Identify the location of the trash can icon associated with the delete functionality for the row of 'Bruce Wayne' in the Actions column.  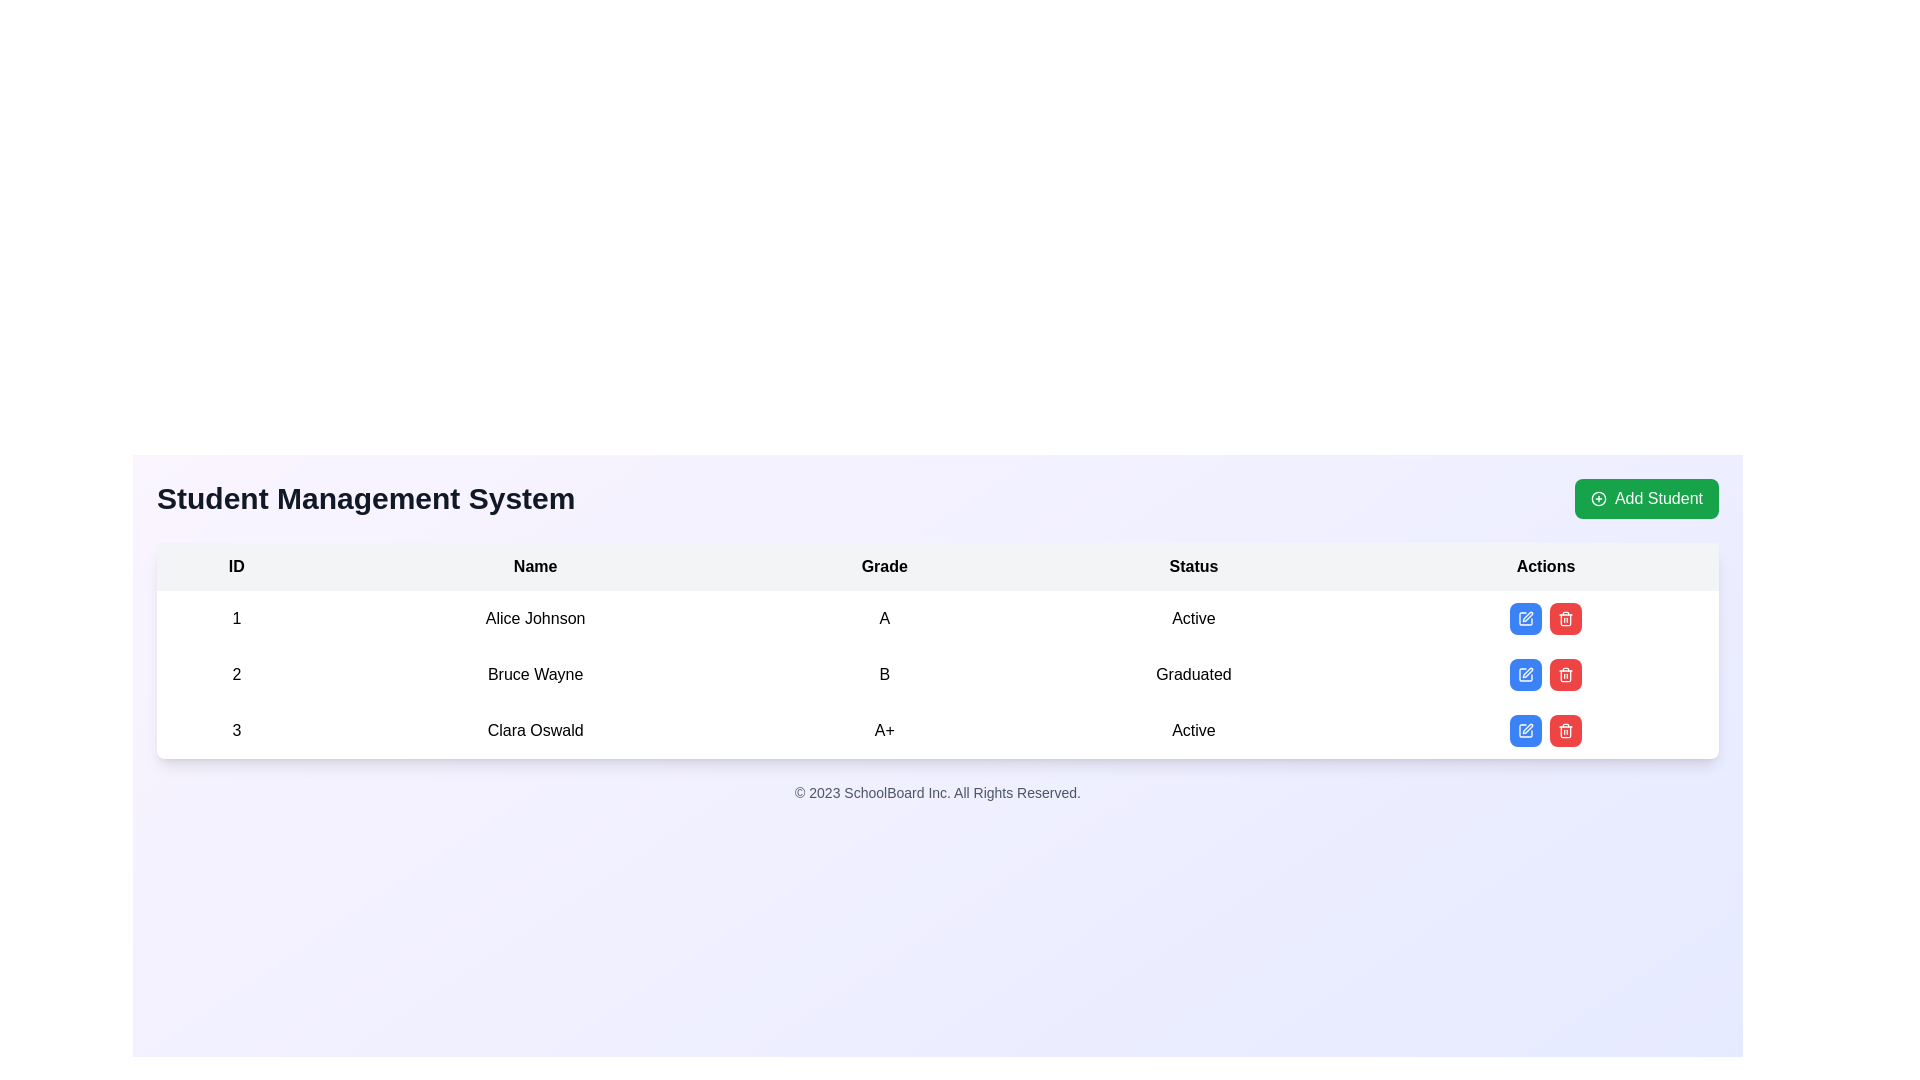
(1564, 732).